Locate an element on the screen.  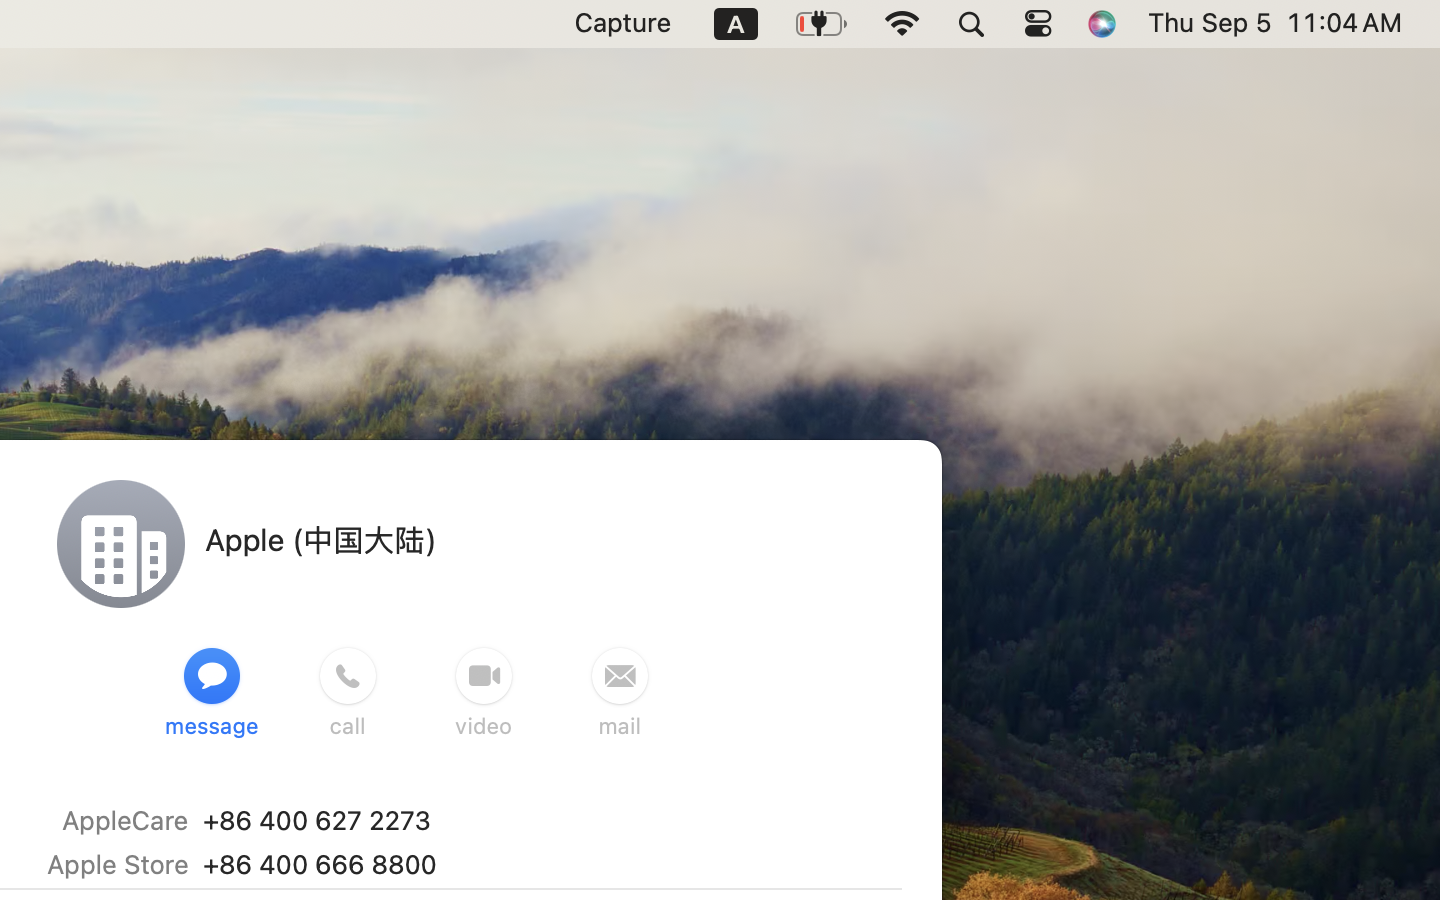
'‭+86 400 627 2273‬' is located at coordinates (315, 819).